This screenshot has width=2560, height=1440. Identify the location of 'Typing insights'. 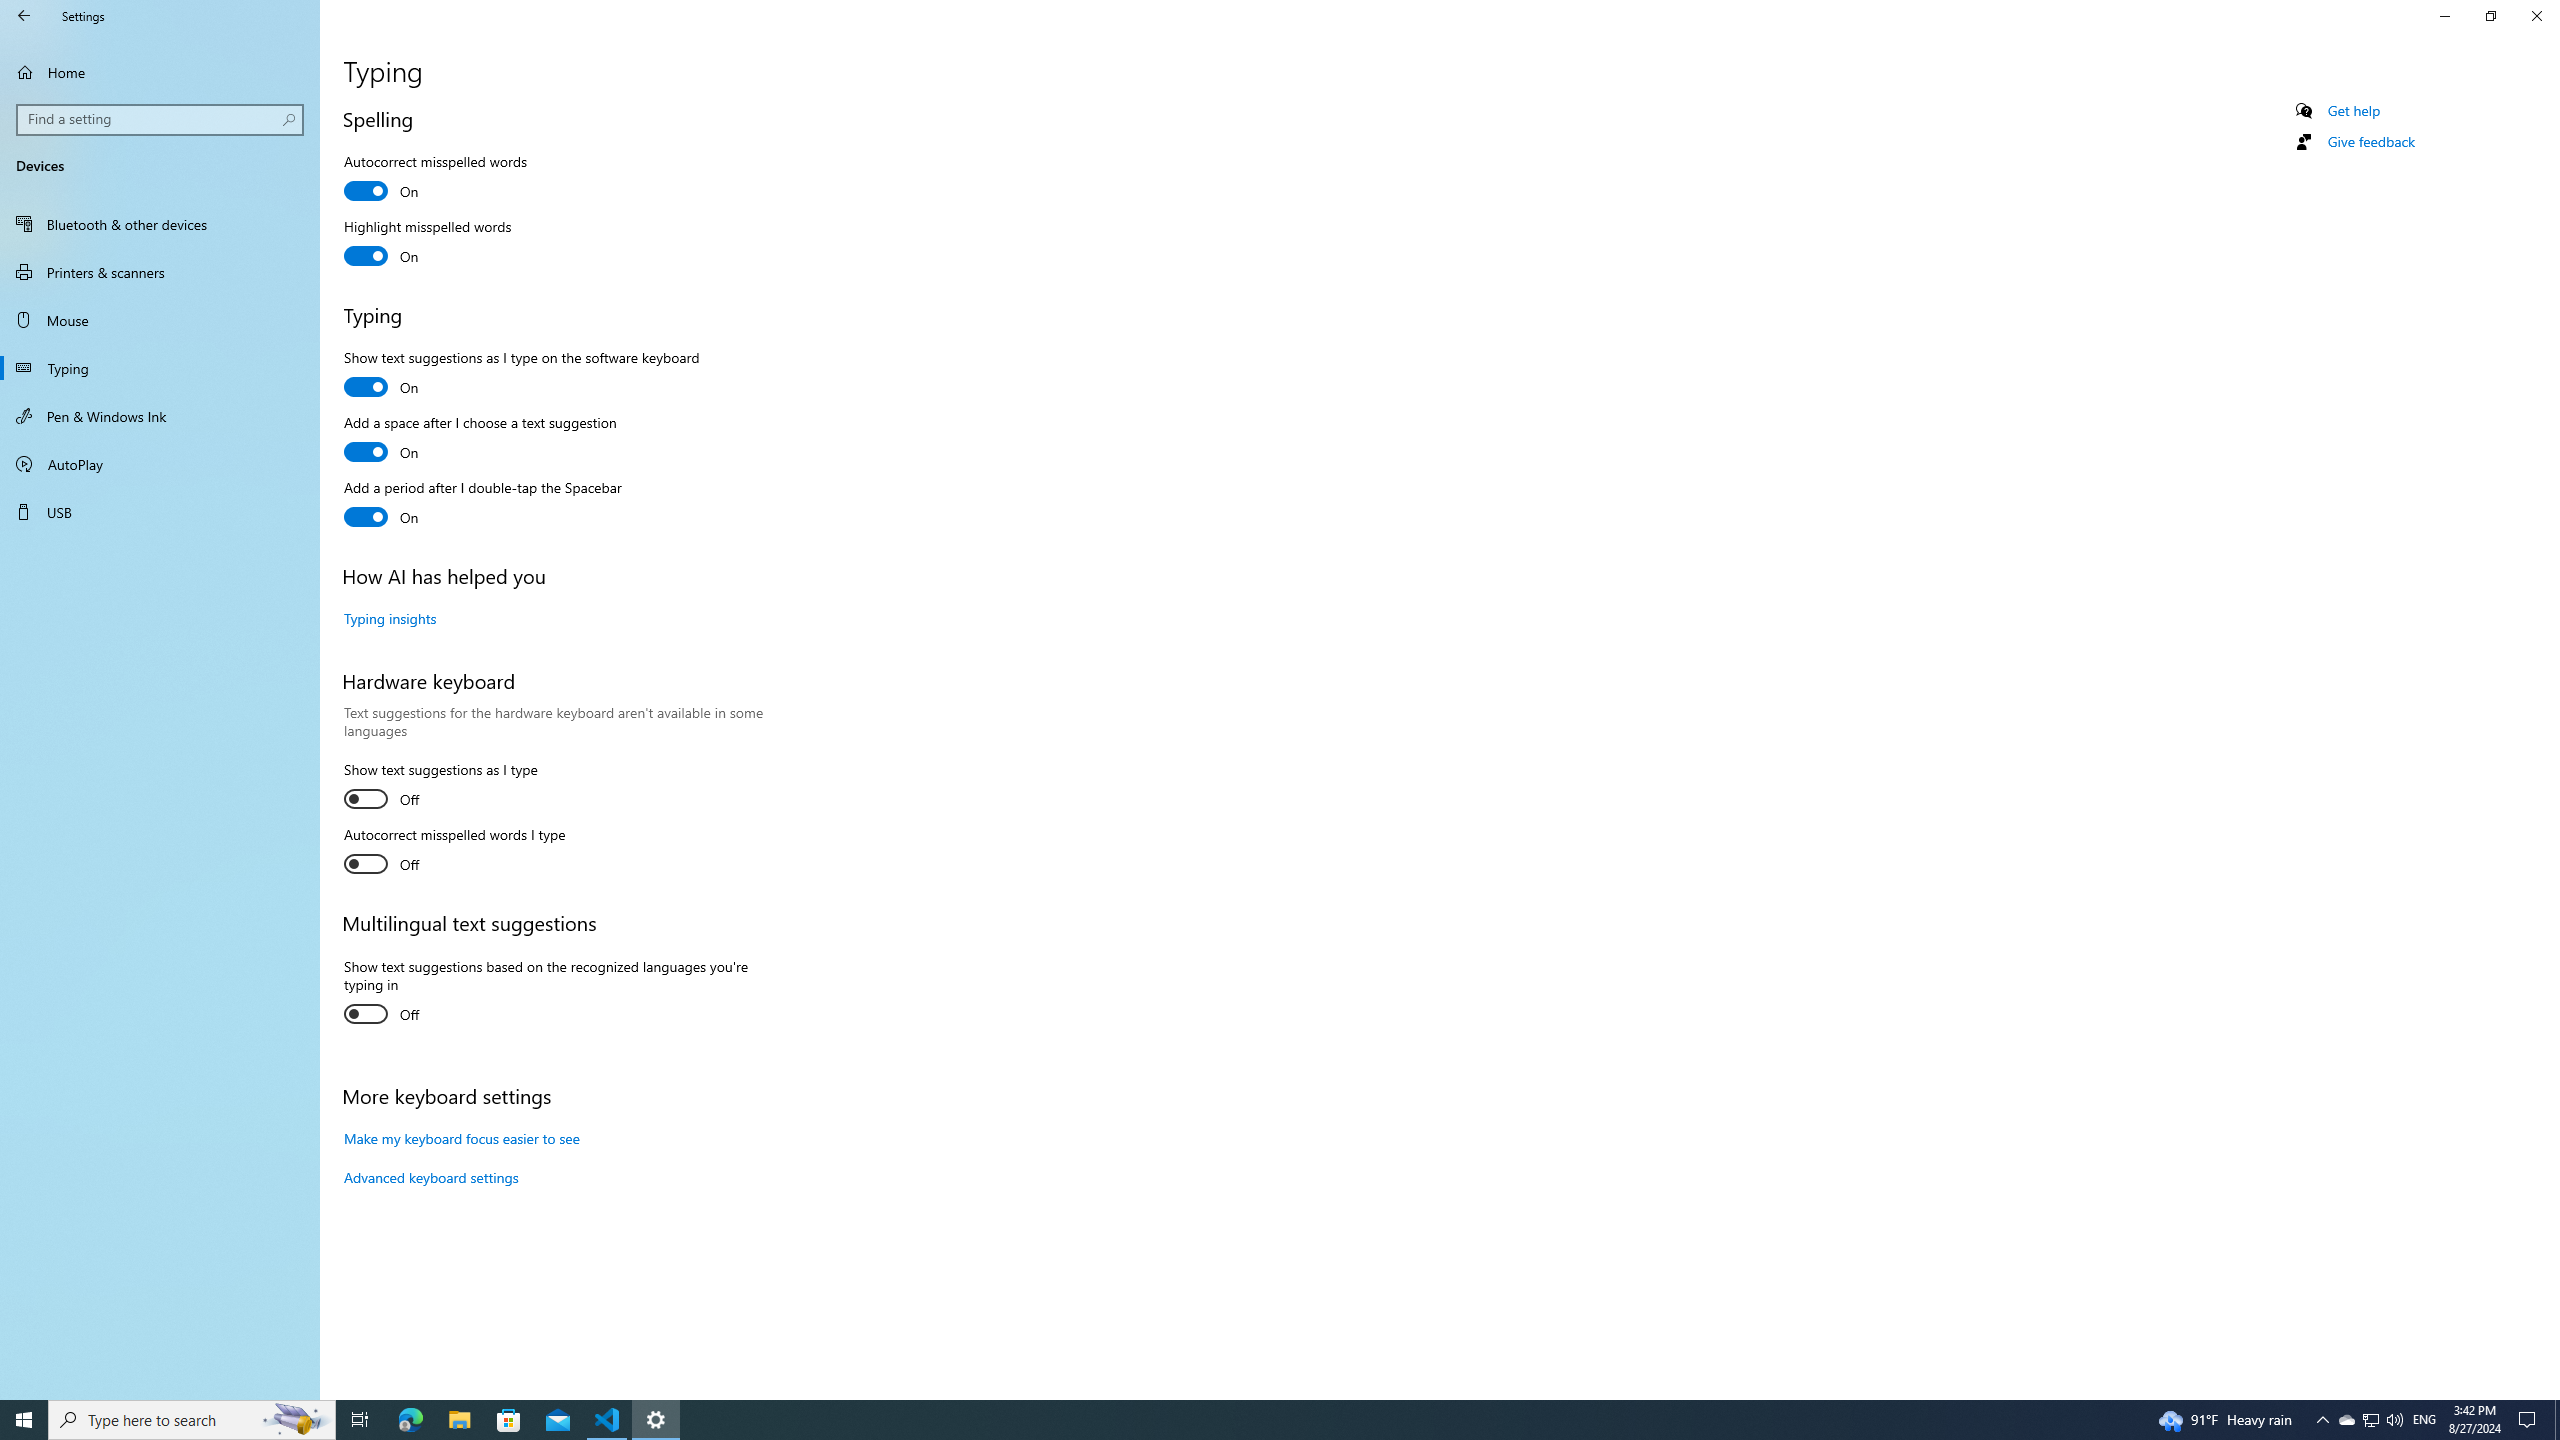
(390, 617).